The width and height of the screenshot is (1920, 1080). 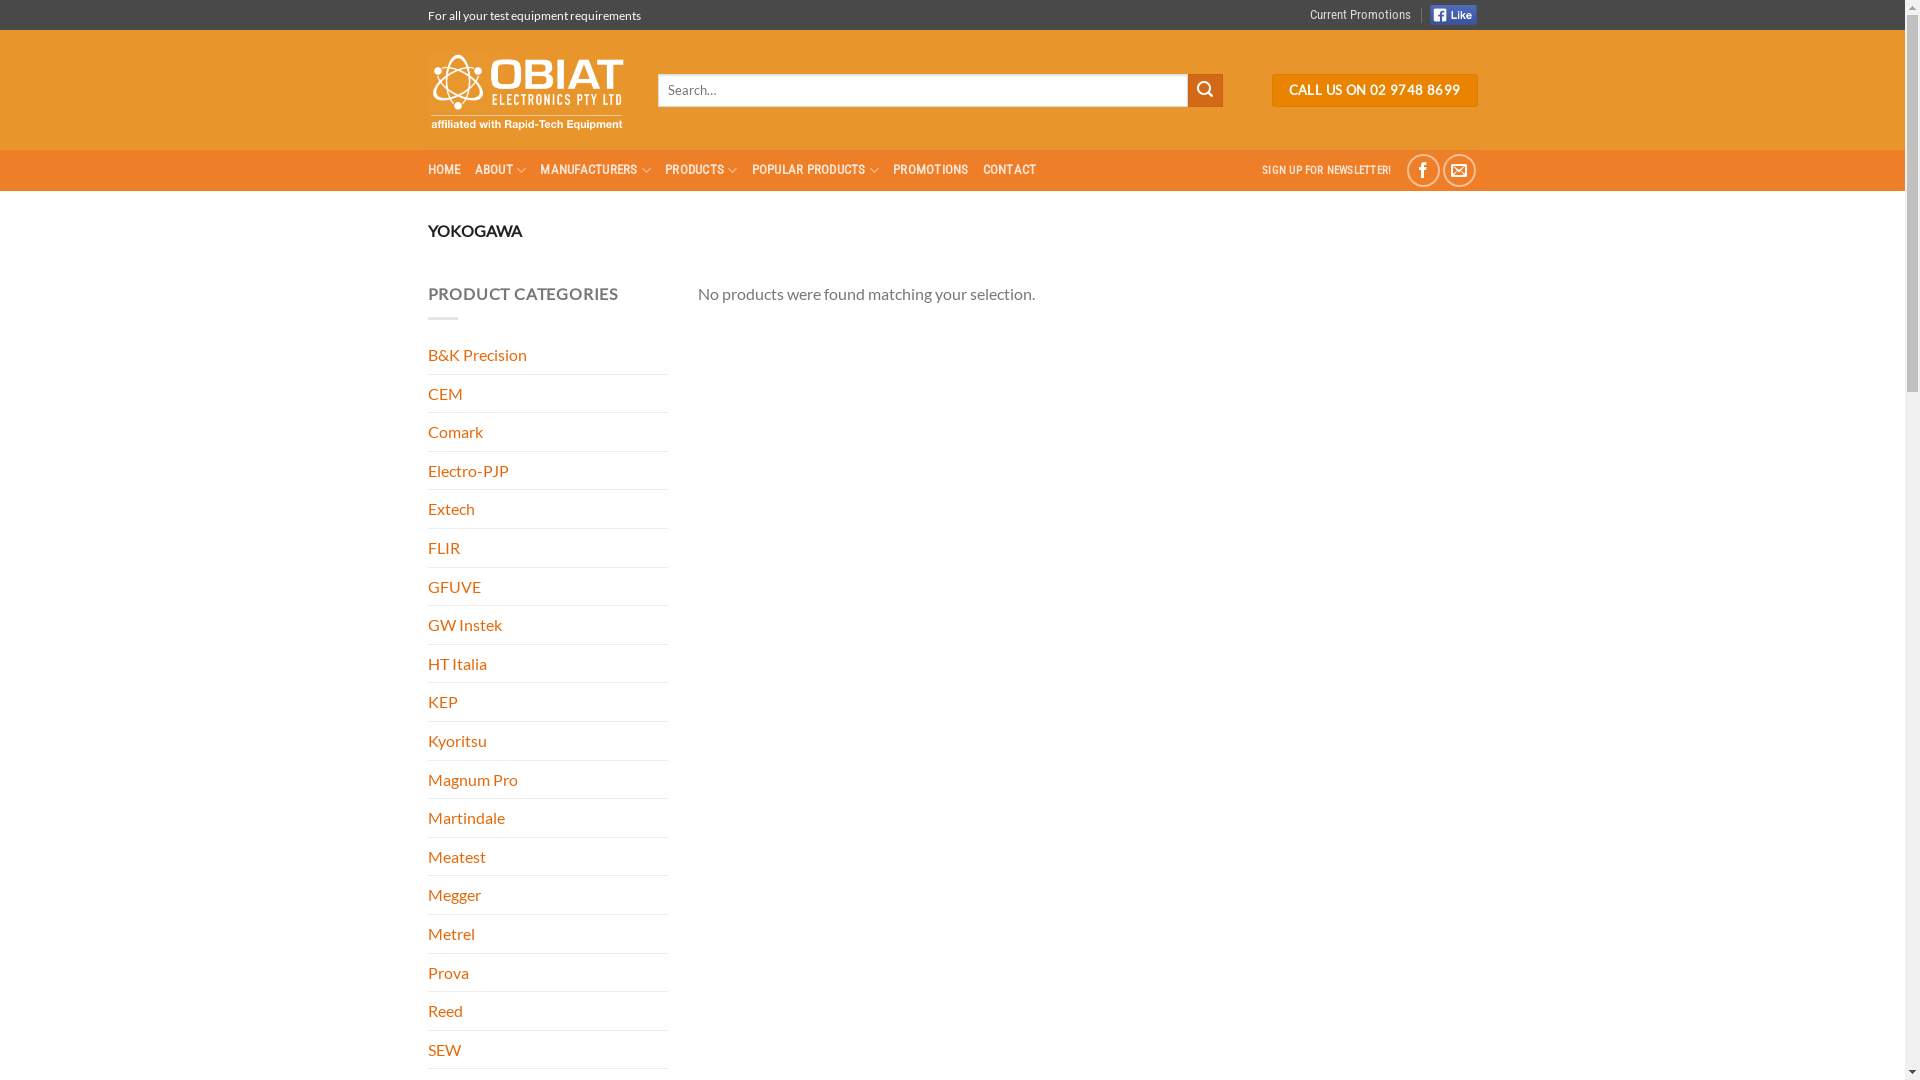 I want to click on 'Send us an email', so click(x=1443, y=169).